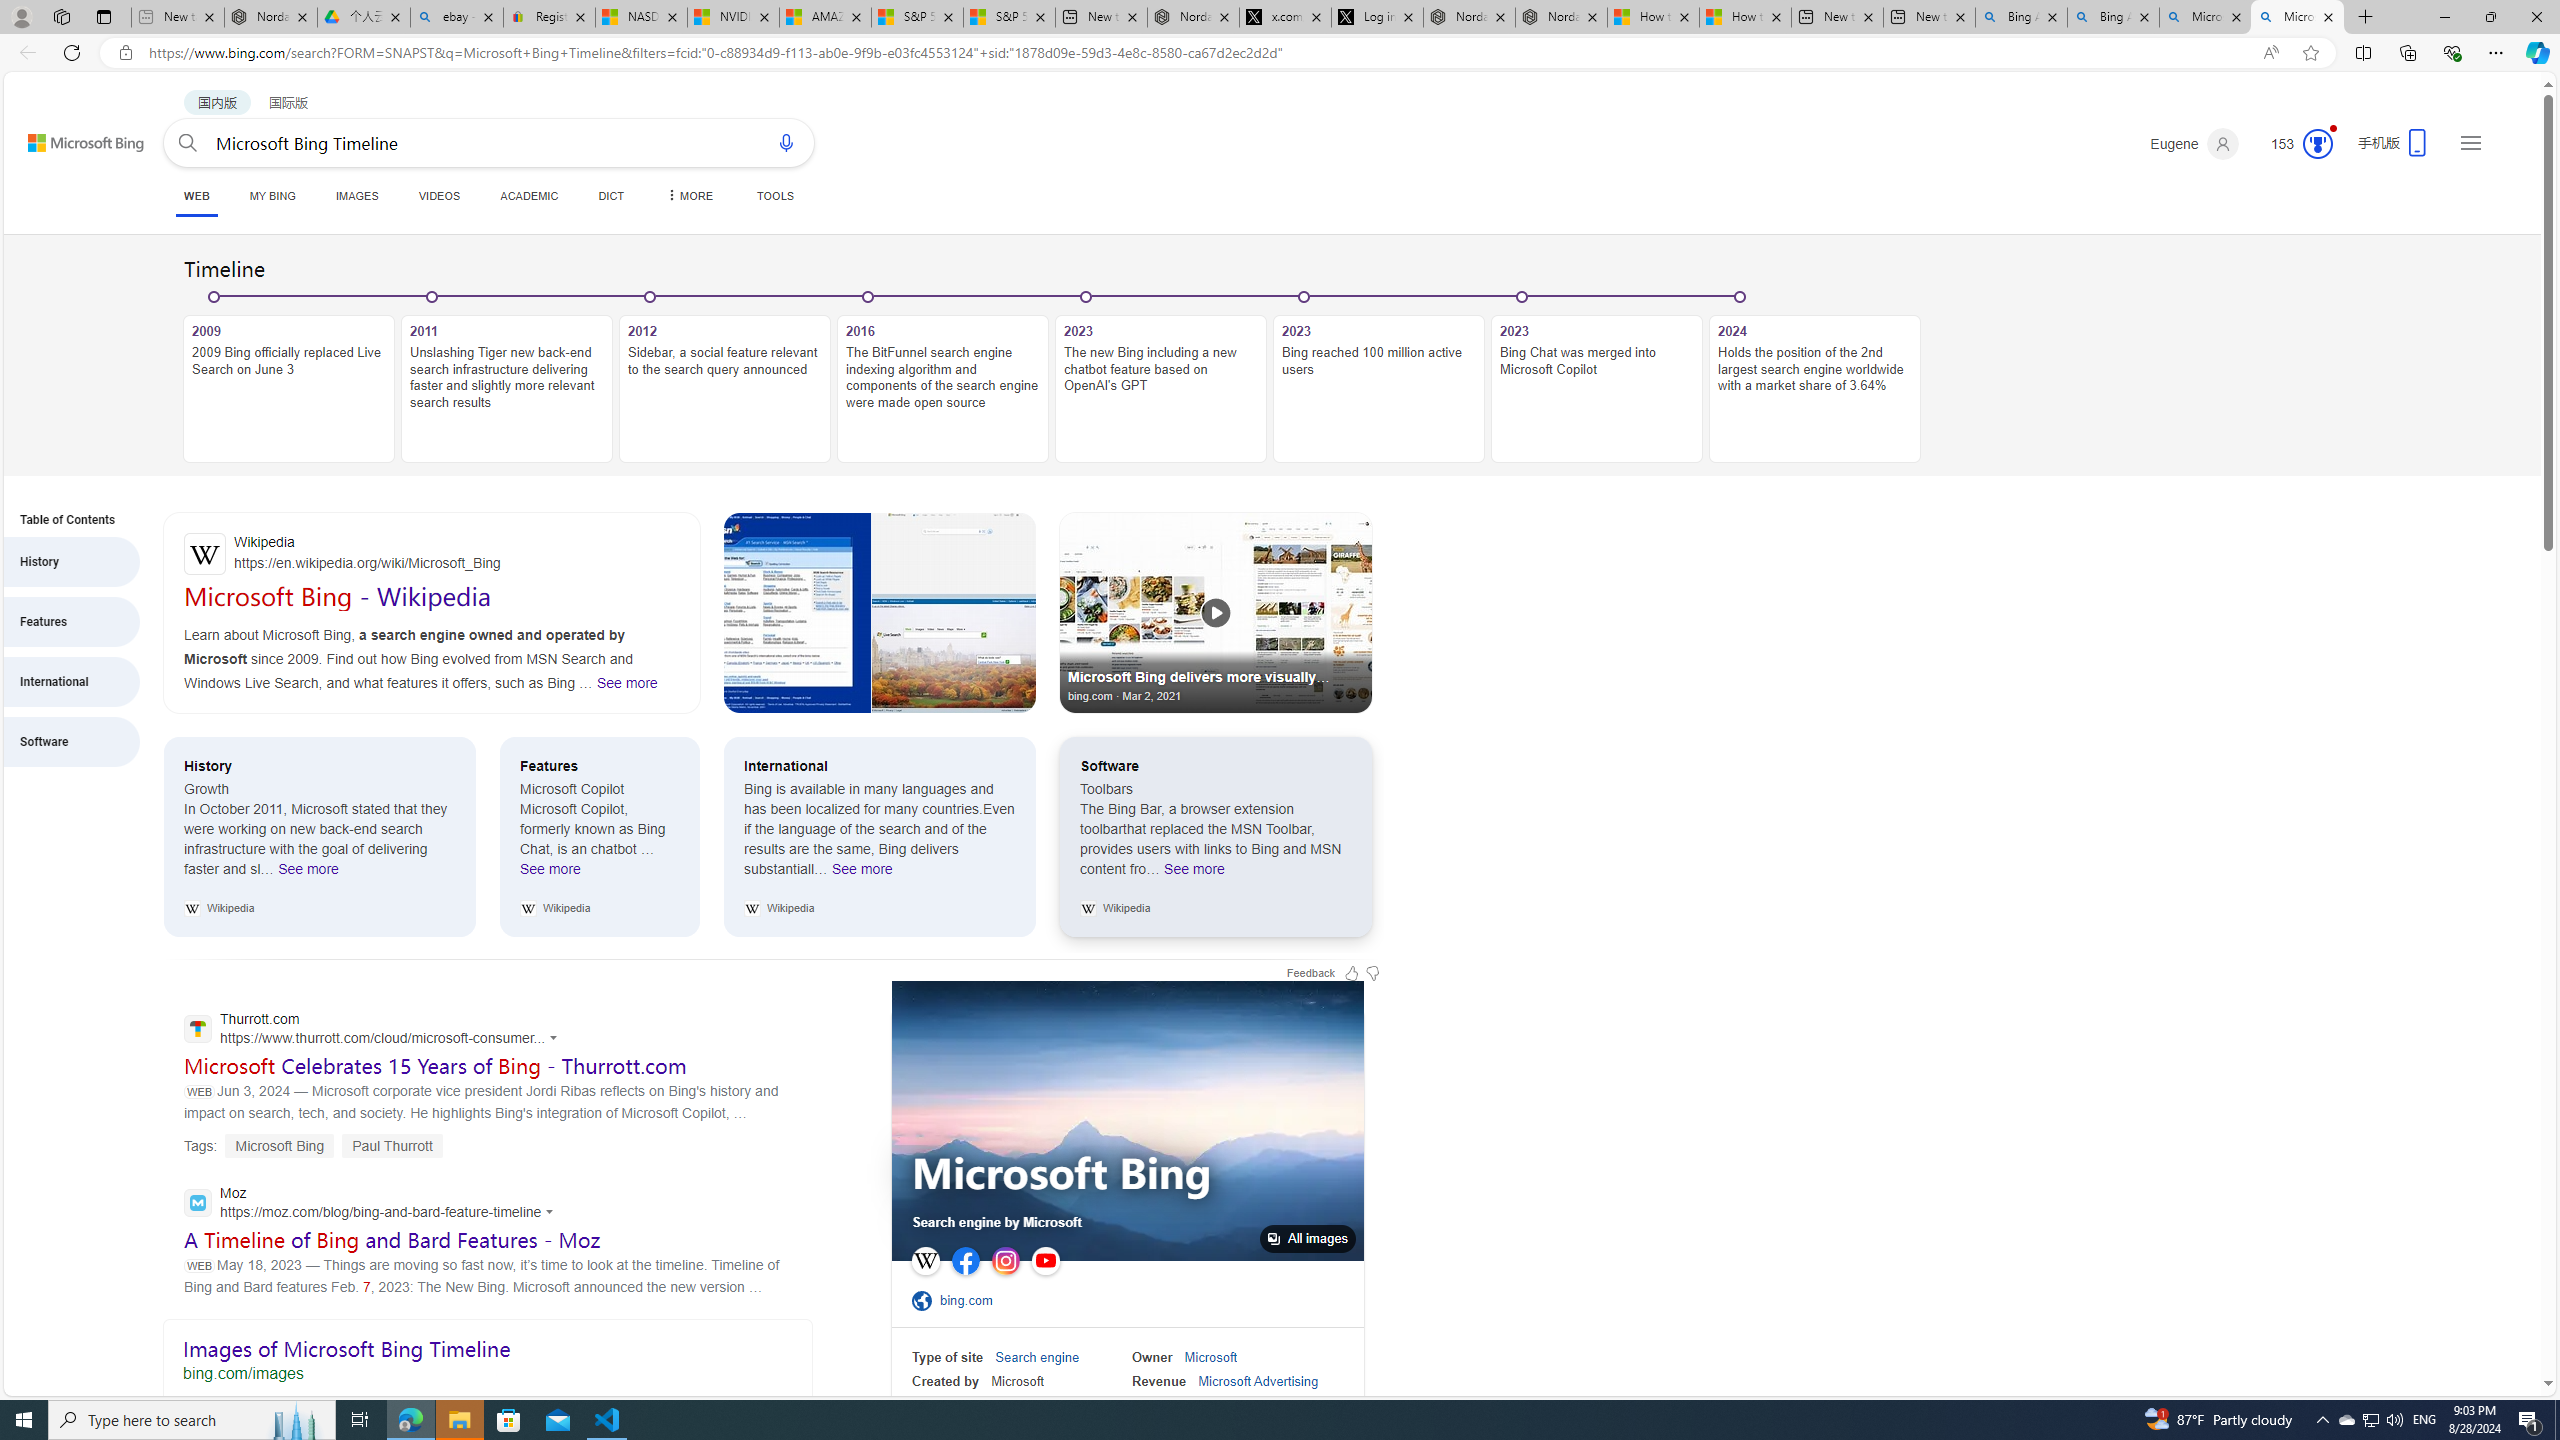 This screenshot has width=2560, height=1440. What do you see at coordinates (971, 1301) in the screenshot?
I see `'bing.com'` at bounding box center [971, 1301].